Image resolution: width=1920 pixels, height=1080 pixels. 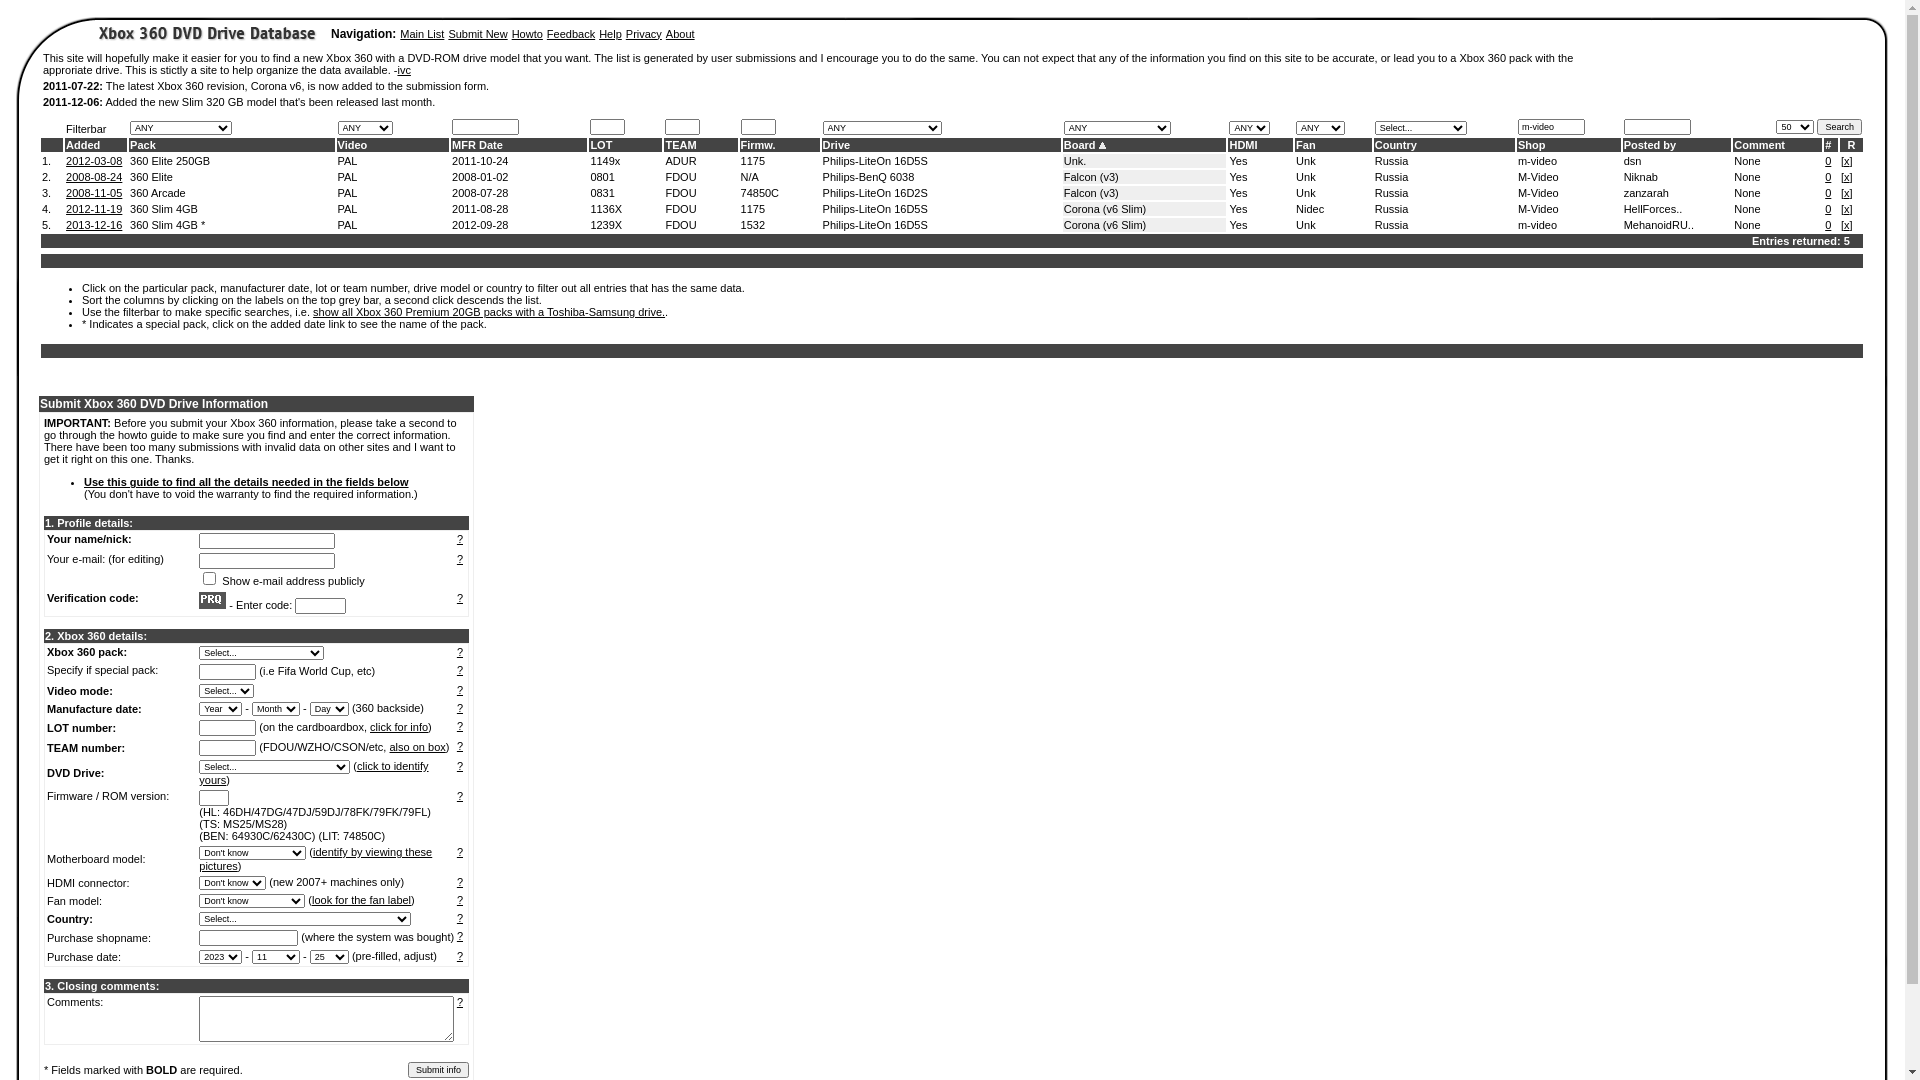 I want to click on 'Philips-LiteOn 16D5S', so click(x=875, y=160).